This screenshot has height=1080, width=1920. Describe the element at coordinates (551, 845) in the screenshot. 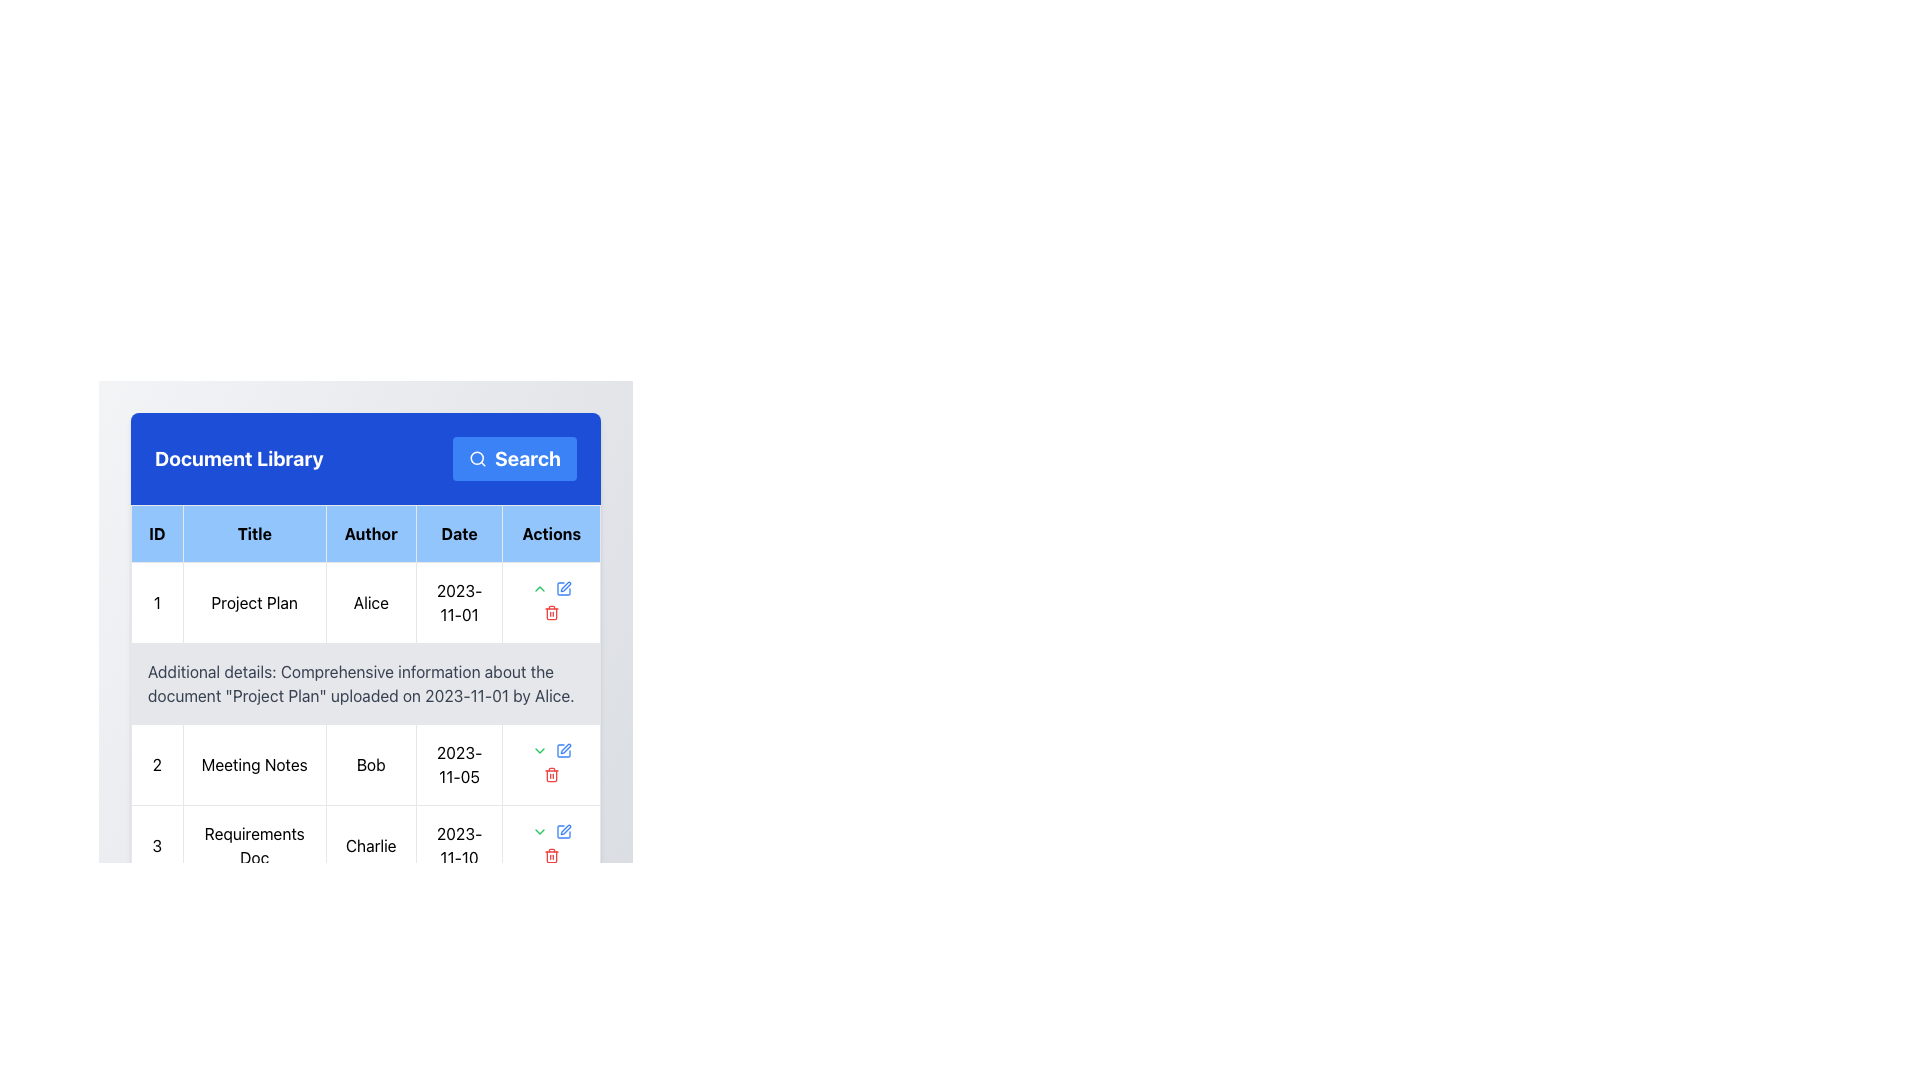

I see `the blank button located in the 'Actions' column of the third row in the 'Document Library' table, which is styled with a border and padding and is the rightmost element in its row` at that location.